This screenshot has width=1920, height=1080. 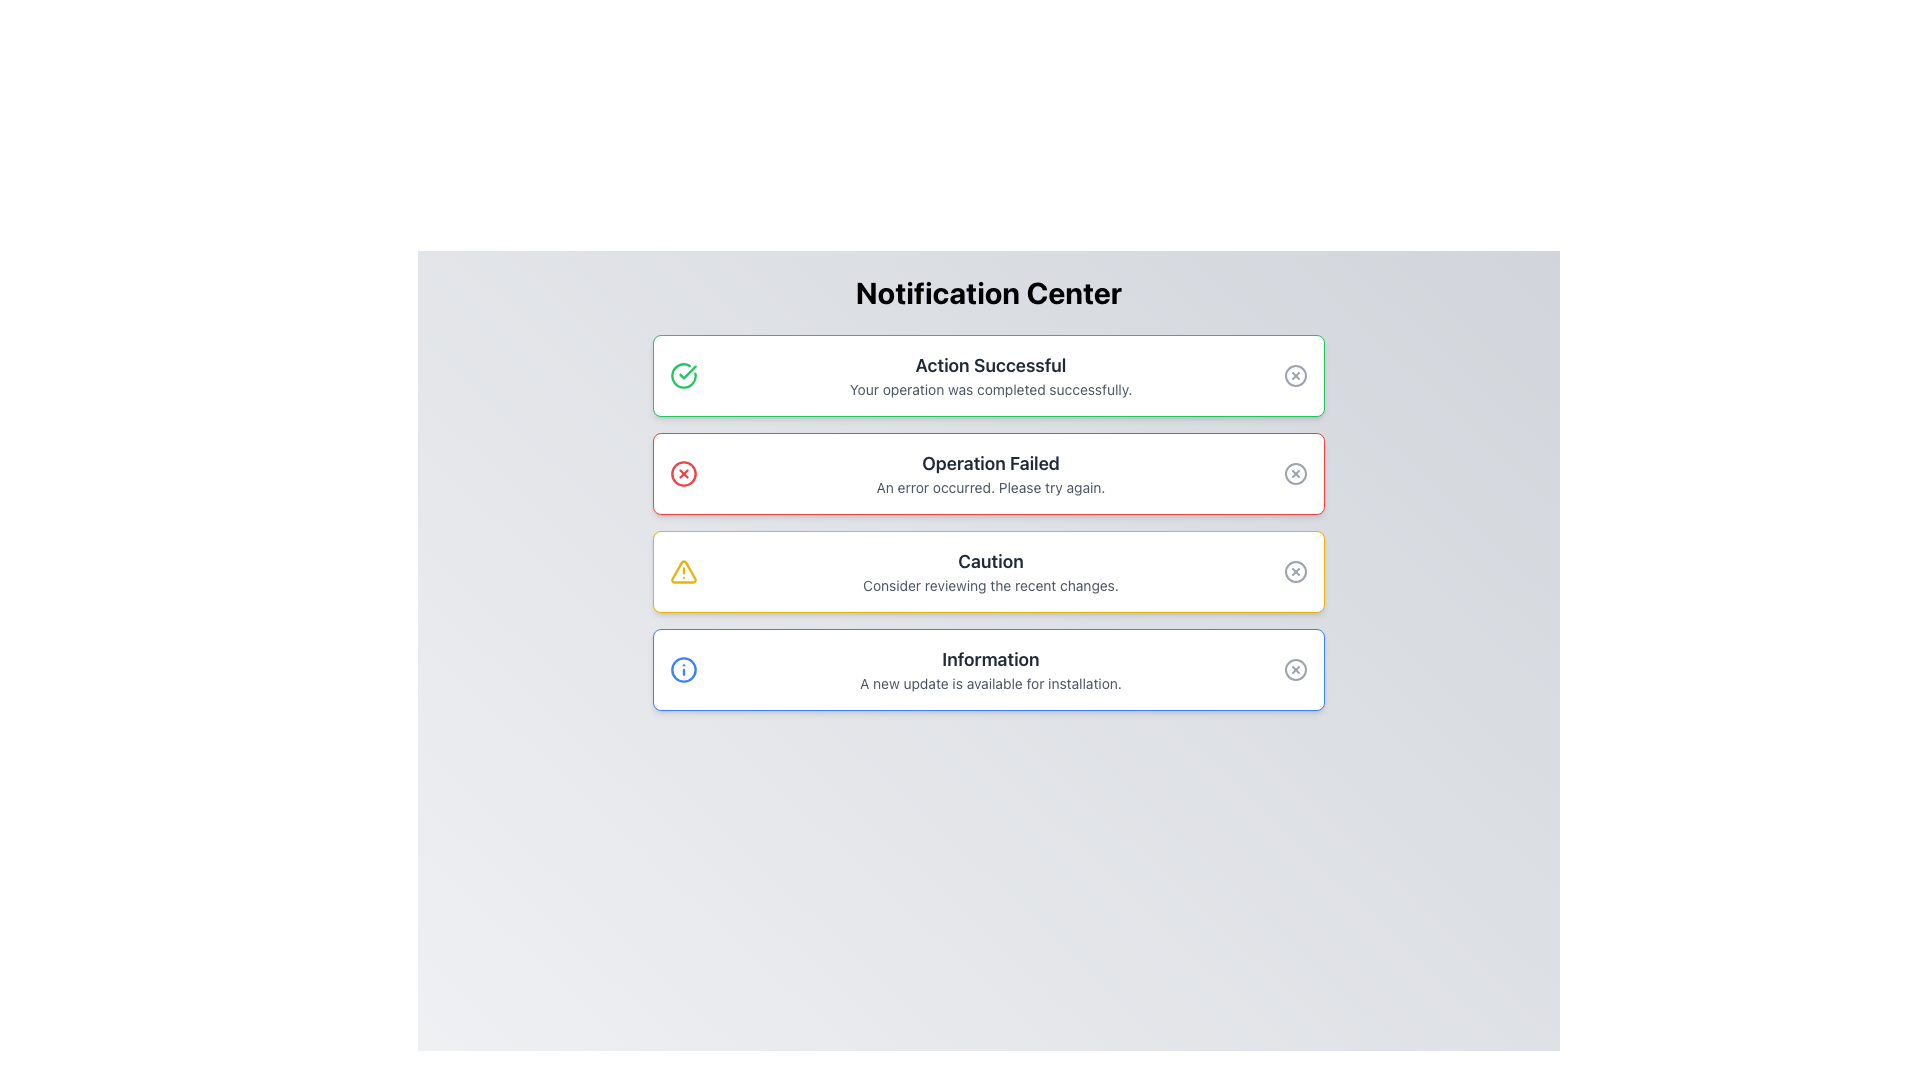 I want to click on the dismiss button located at the far right of the notification card that displays the text 'Information A new update is available for installation.', so click(x=1296, y=670).